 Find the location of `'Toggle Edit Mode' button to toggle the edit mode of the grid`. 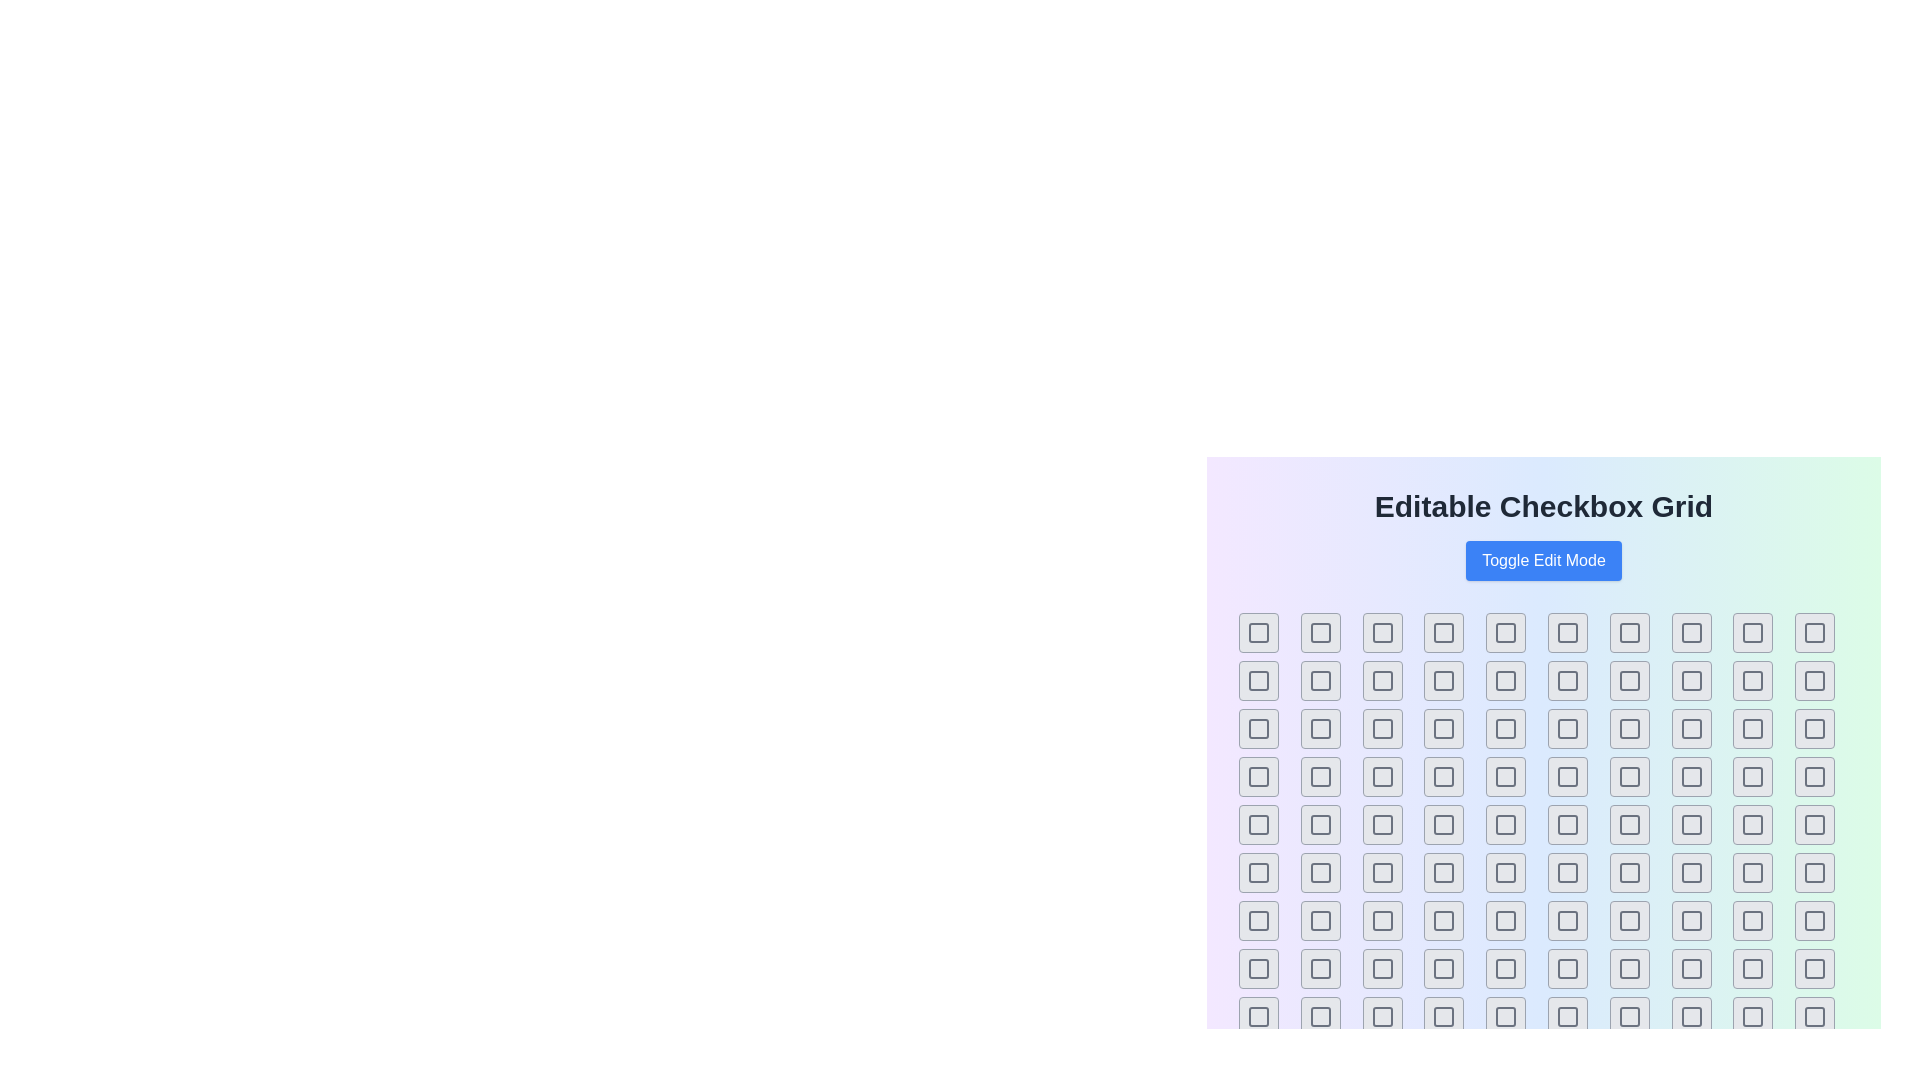

'Toggle Edit Mode' button to toggle the edit mode of the grid is located at coordinates (1543, 560).